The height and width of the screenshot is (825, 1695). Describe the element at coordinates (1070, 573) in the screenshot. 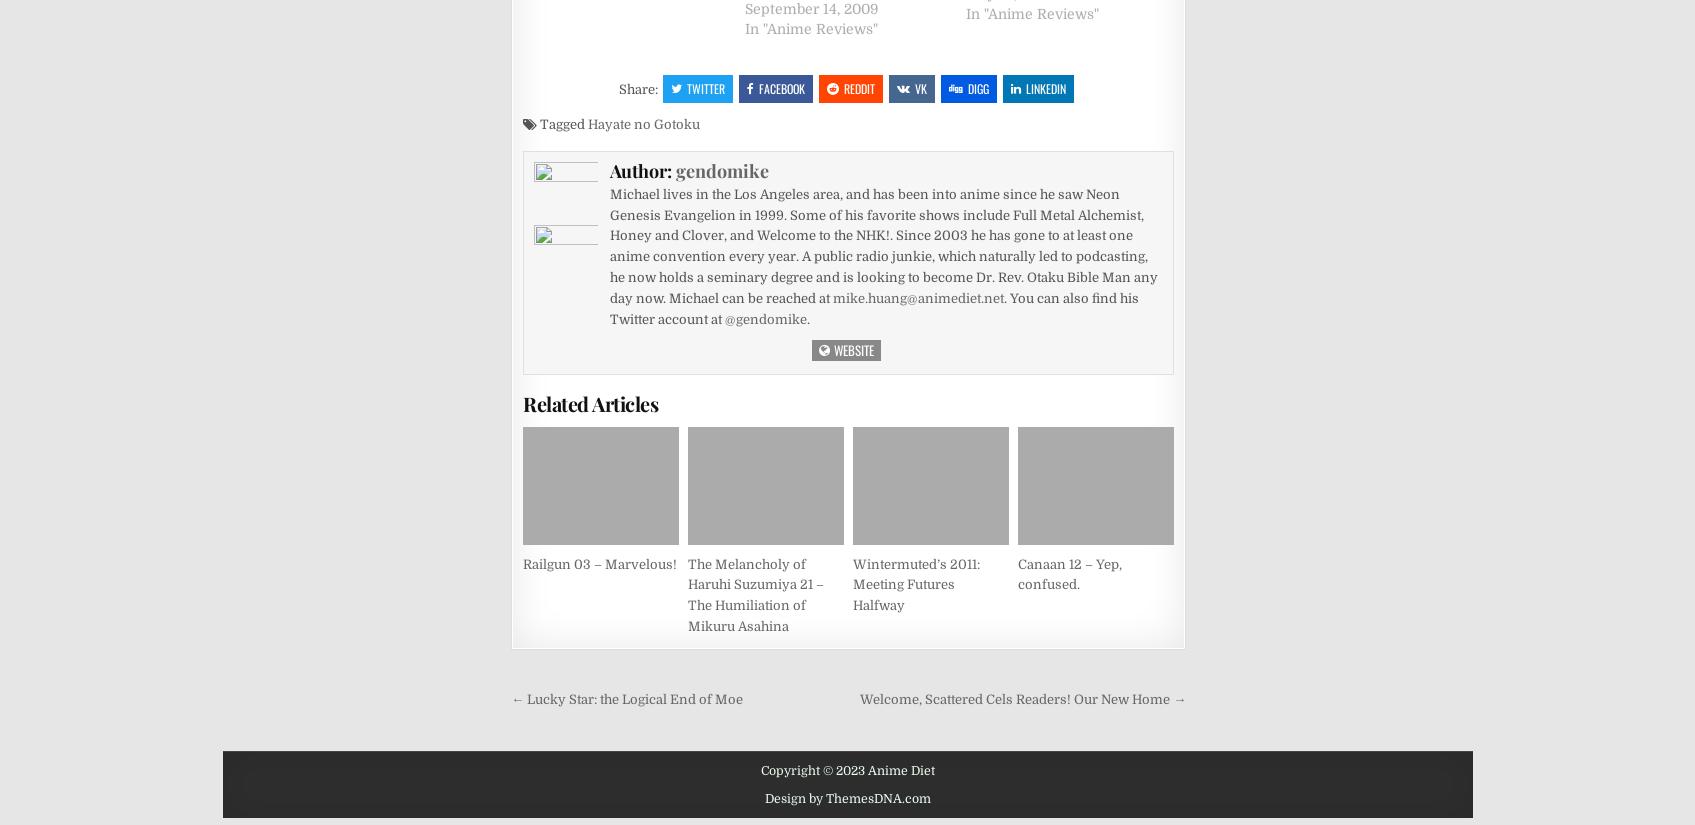

I see `'Canaan 12 – Yep, confused.'` at that location.